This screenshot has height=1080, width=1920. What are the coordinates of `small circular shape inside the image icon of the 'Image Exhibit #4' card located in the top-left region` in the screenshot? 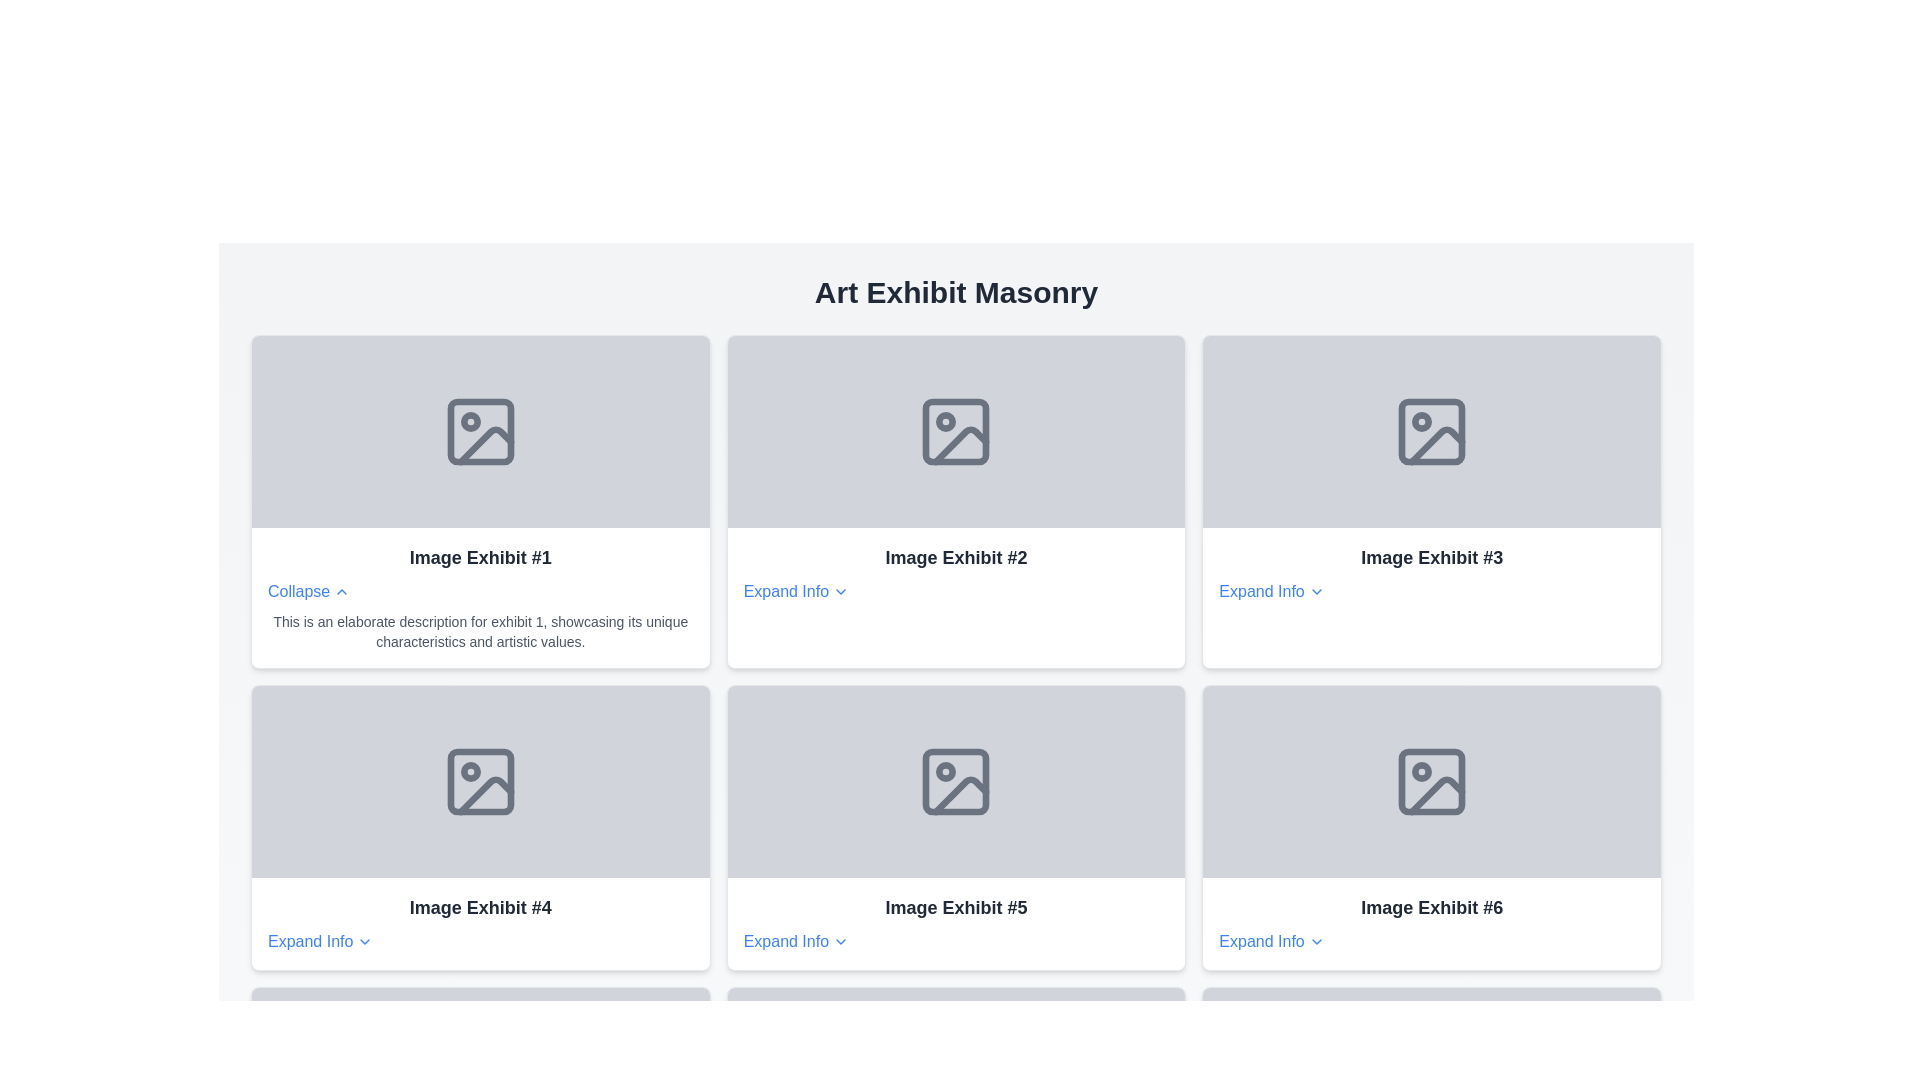 It's located at (469, 770).